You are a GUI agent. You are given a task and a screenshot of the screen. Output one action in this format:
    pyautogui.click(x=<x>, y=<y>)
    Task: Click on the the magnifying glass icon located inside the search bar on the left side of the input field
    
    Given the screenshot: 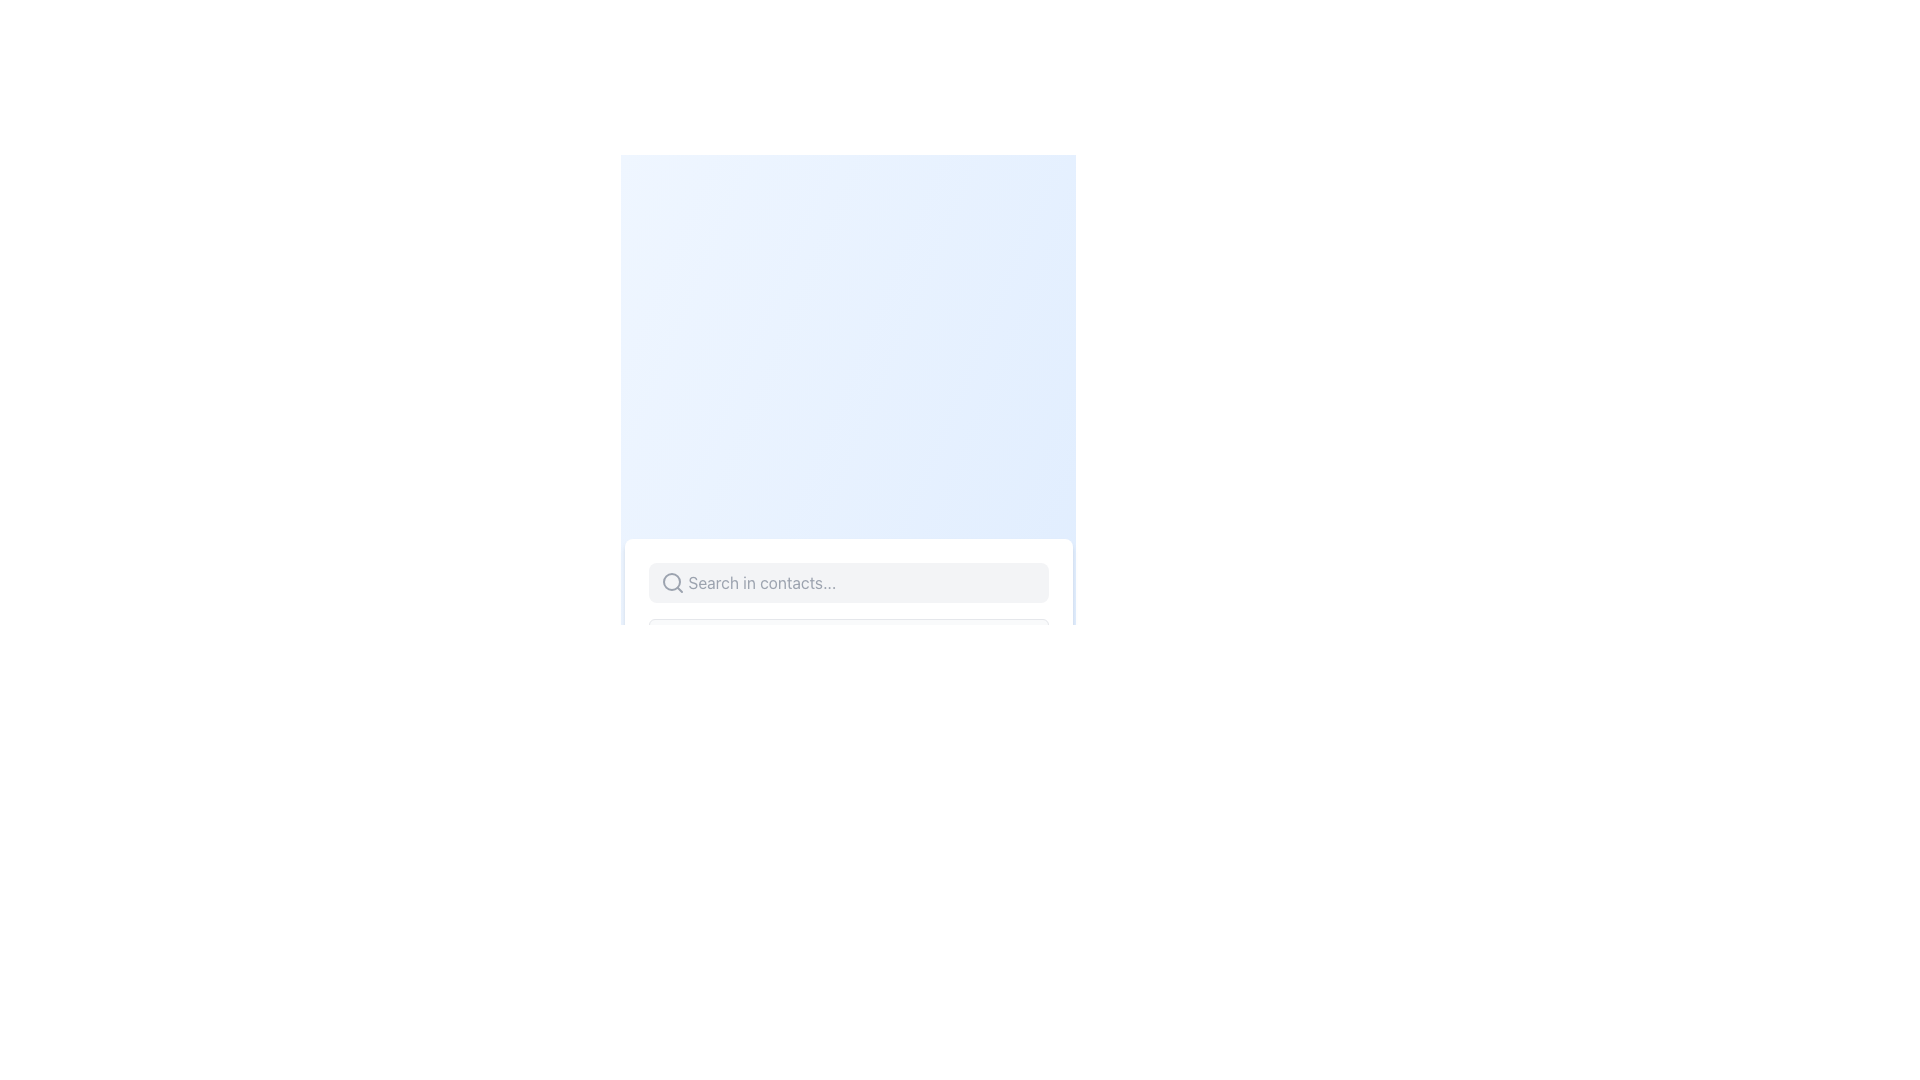 What is the action you would take?
    pyautogui.click(x=672, y=582)
    